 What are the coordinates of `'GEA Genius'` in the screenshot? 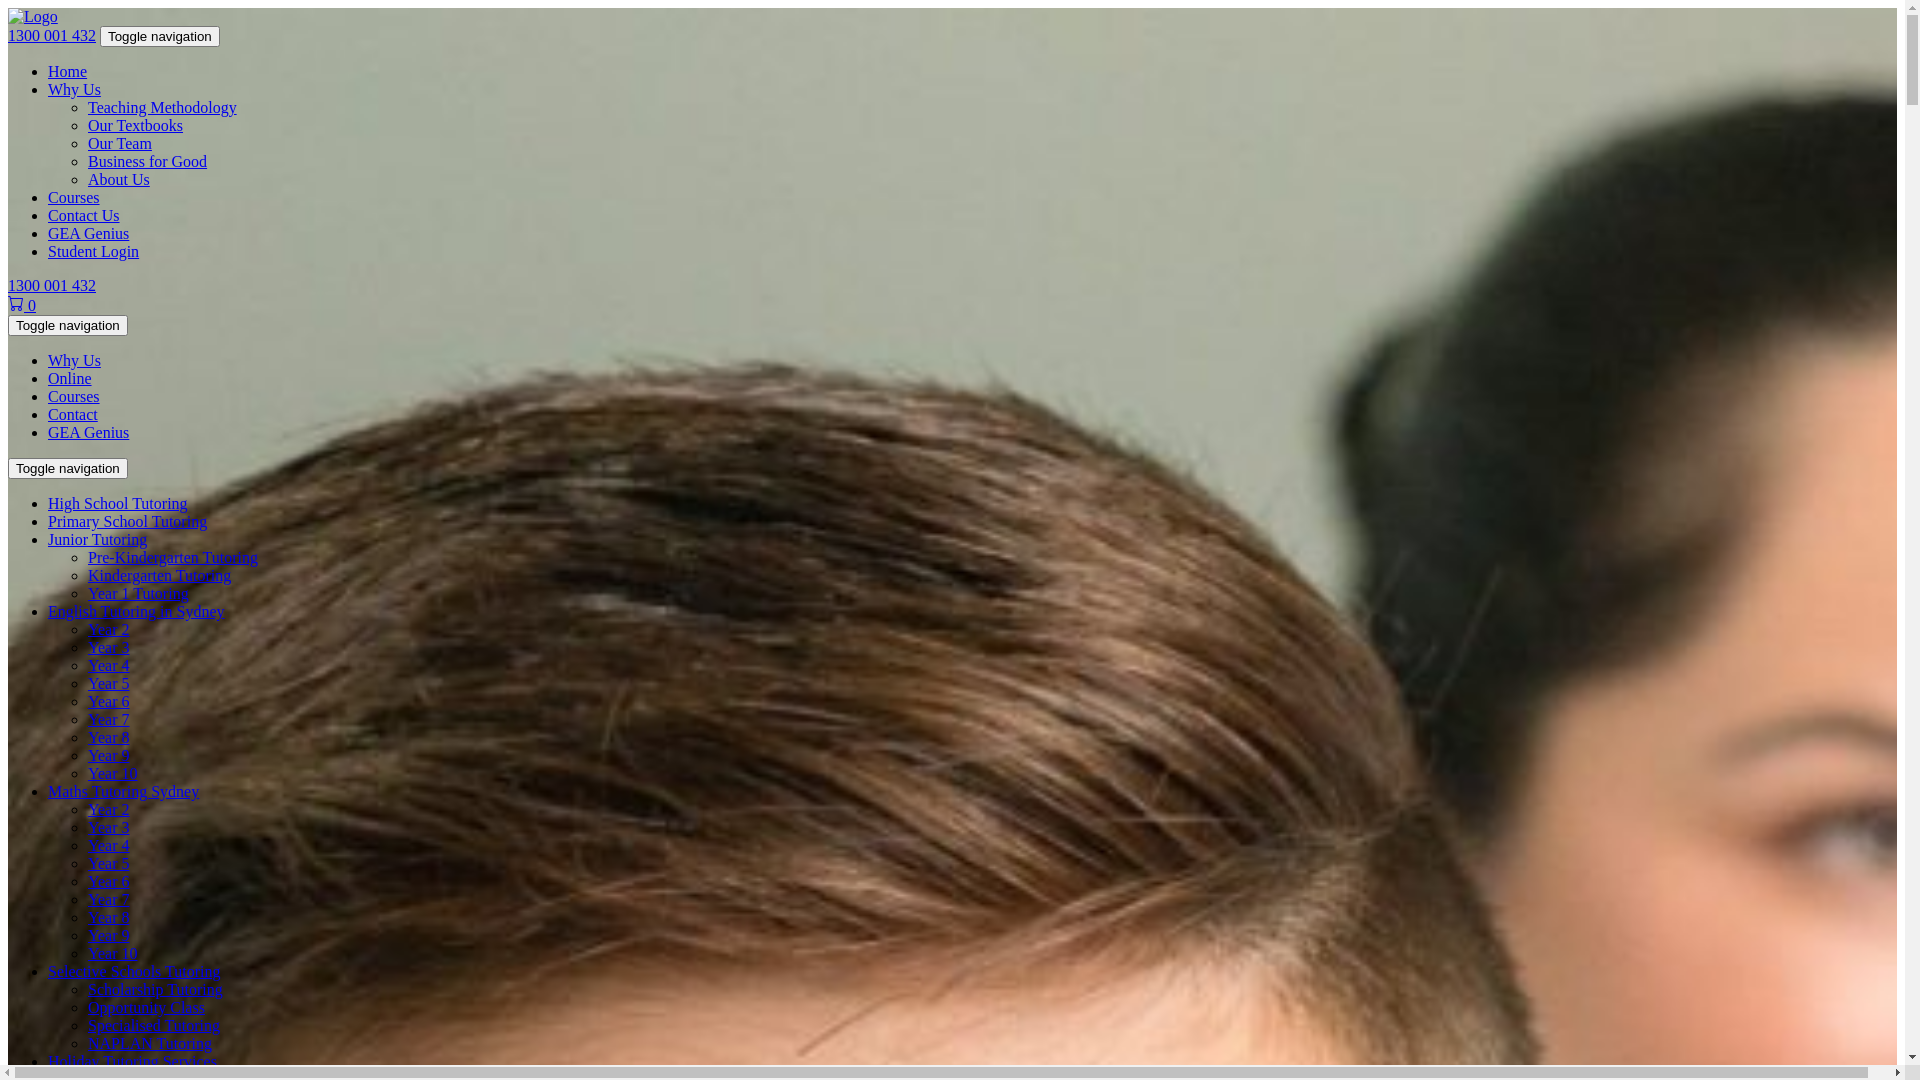 It's located at (48, 232).